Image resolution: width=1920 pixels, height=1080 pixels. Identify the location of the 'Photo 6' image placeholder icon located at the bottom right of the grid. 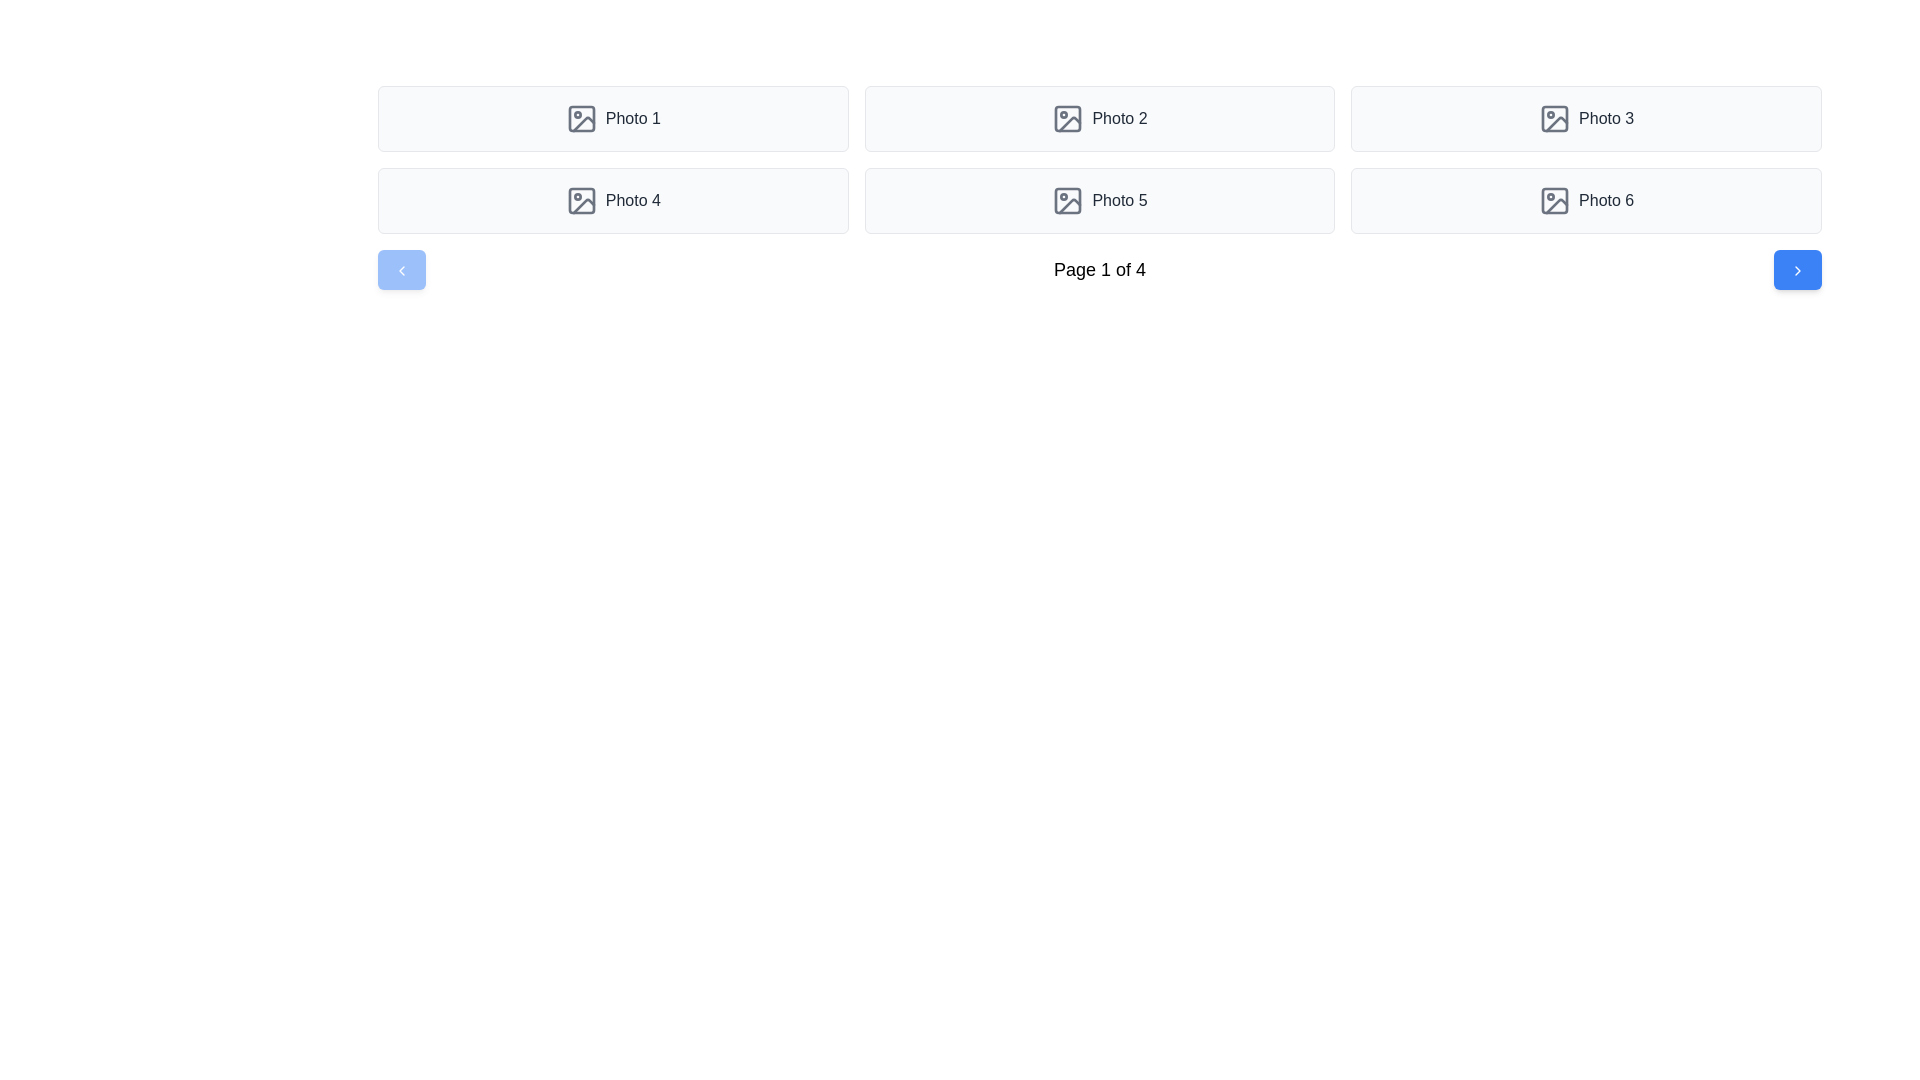
(1554, 200).